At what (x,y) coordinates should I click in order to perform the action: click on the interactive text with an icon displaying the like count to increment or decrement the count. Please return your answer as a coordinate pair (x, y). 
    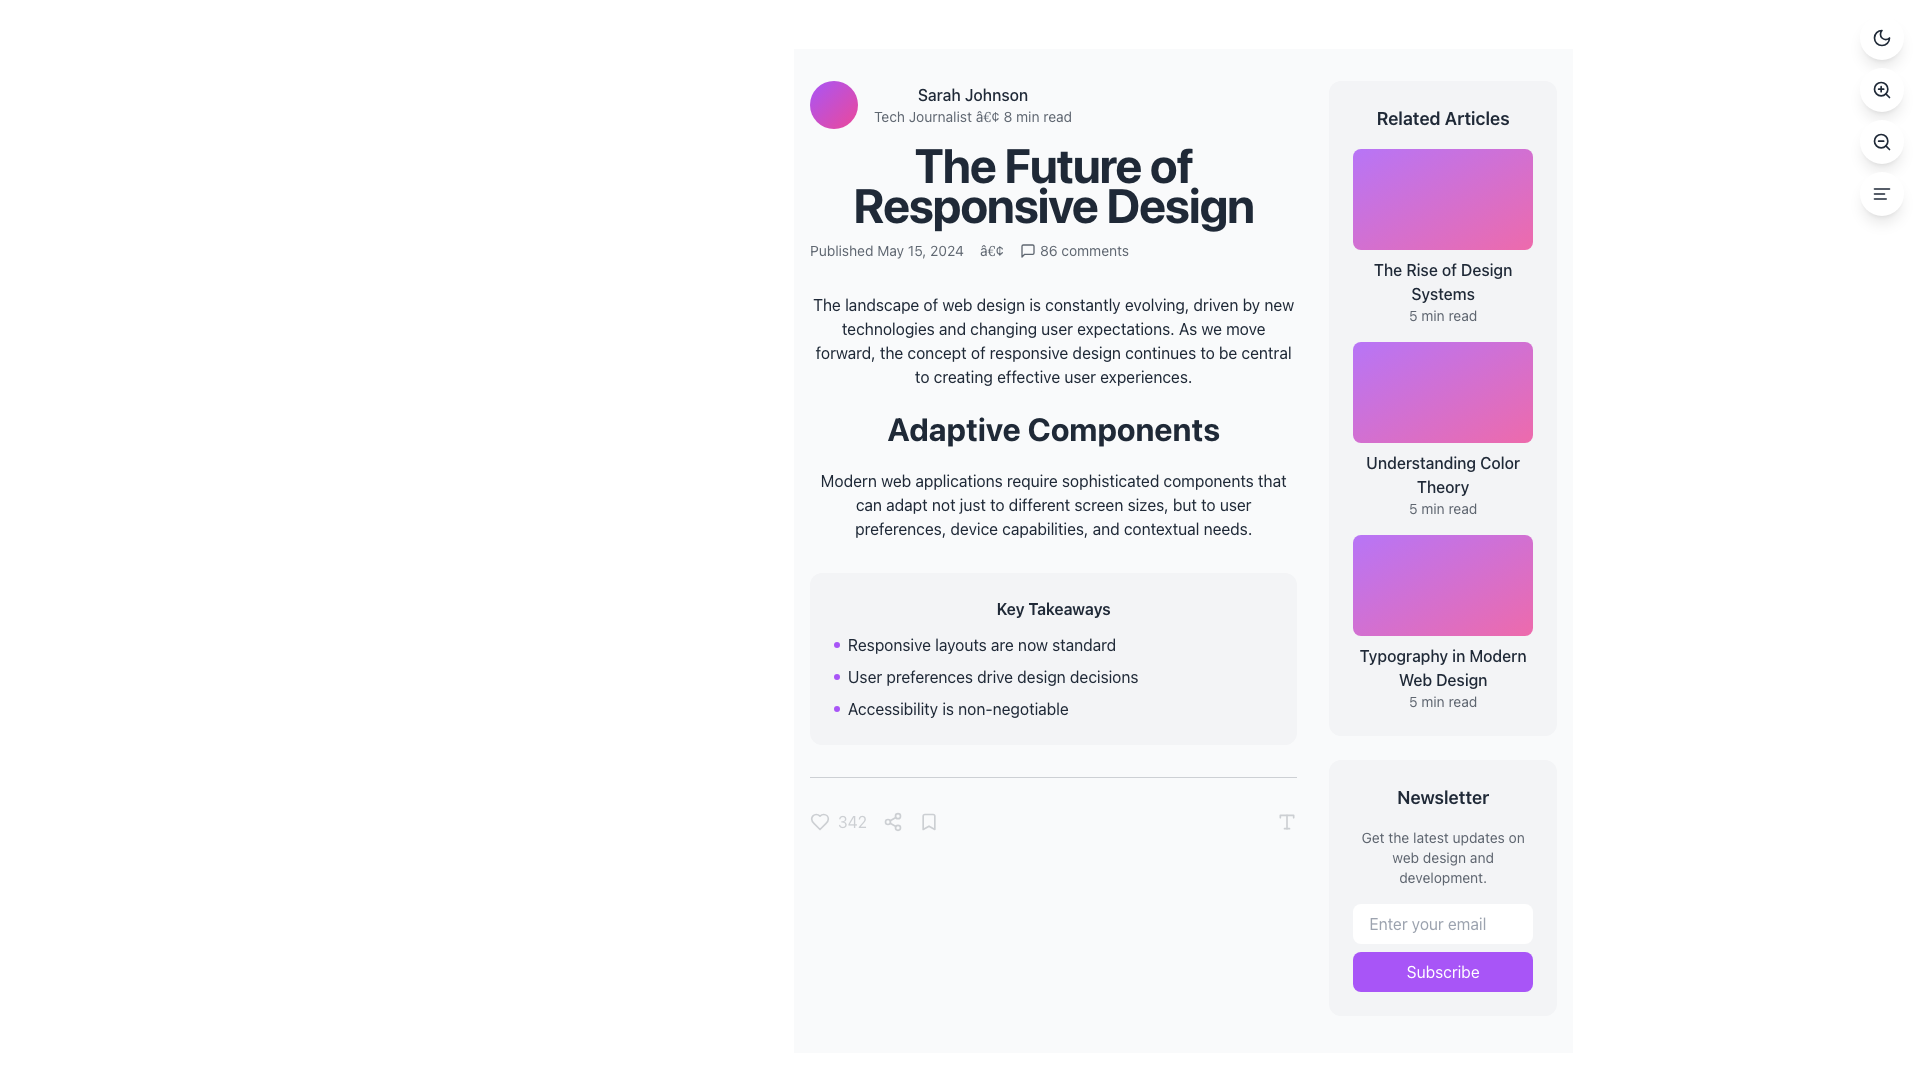
    Looking at the image, I should click on (838, 821).